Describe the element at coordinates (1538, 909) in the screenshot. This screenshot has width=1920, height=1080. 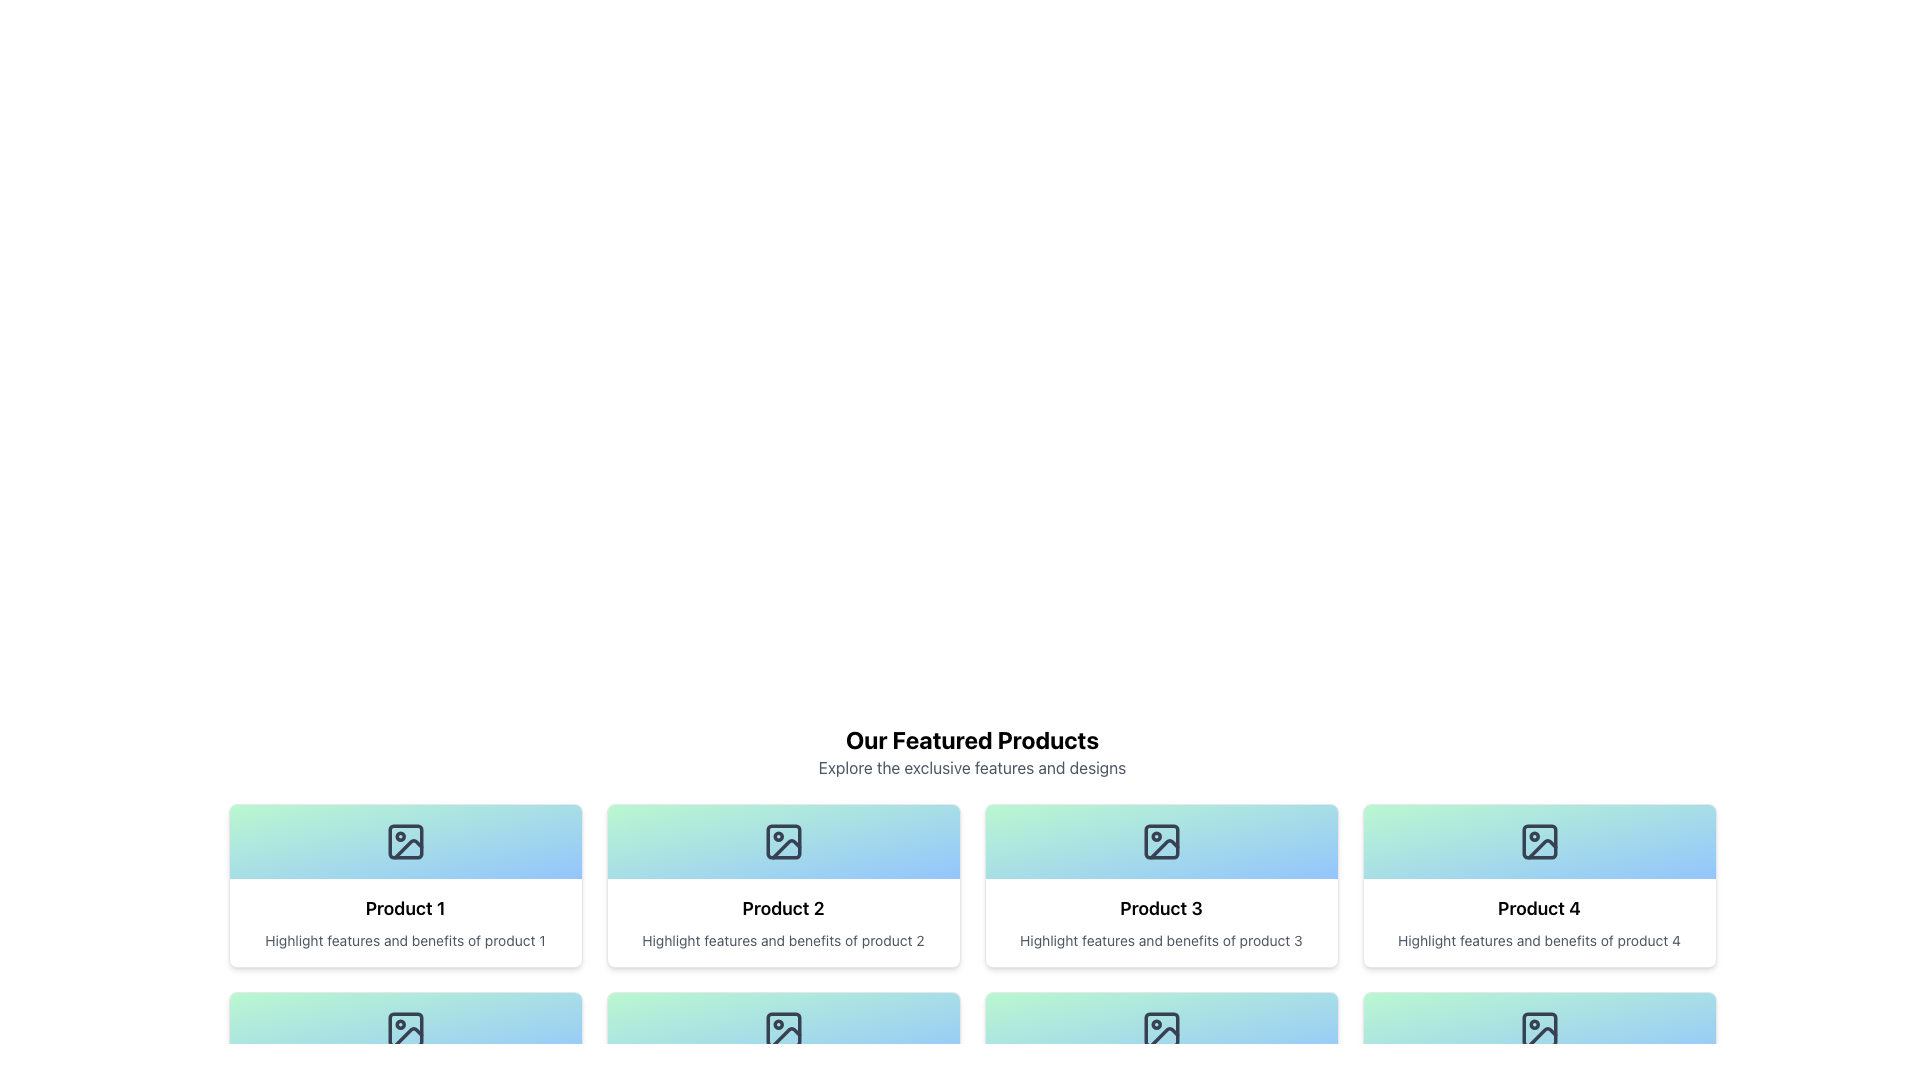
I see `the Text Label at the bottom center of the fourth product card in the 'Our Featured Products' section to recognize the product it represents` at that location.